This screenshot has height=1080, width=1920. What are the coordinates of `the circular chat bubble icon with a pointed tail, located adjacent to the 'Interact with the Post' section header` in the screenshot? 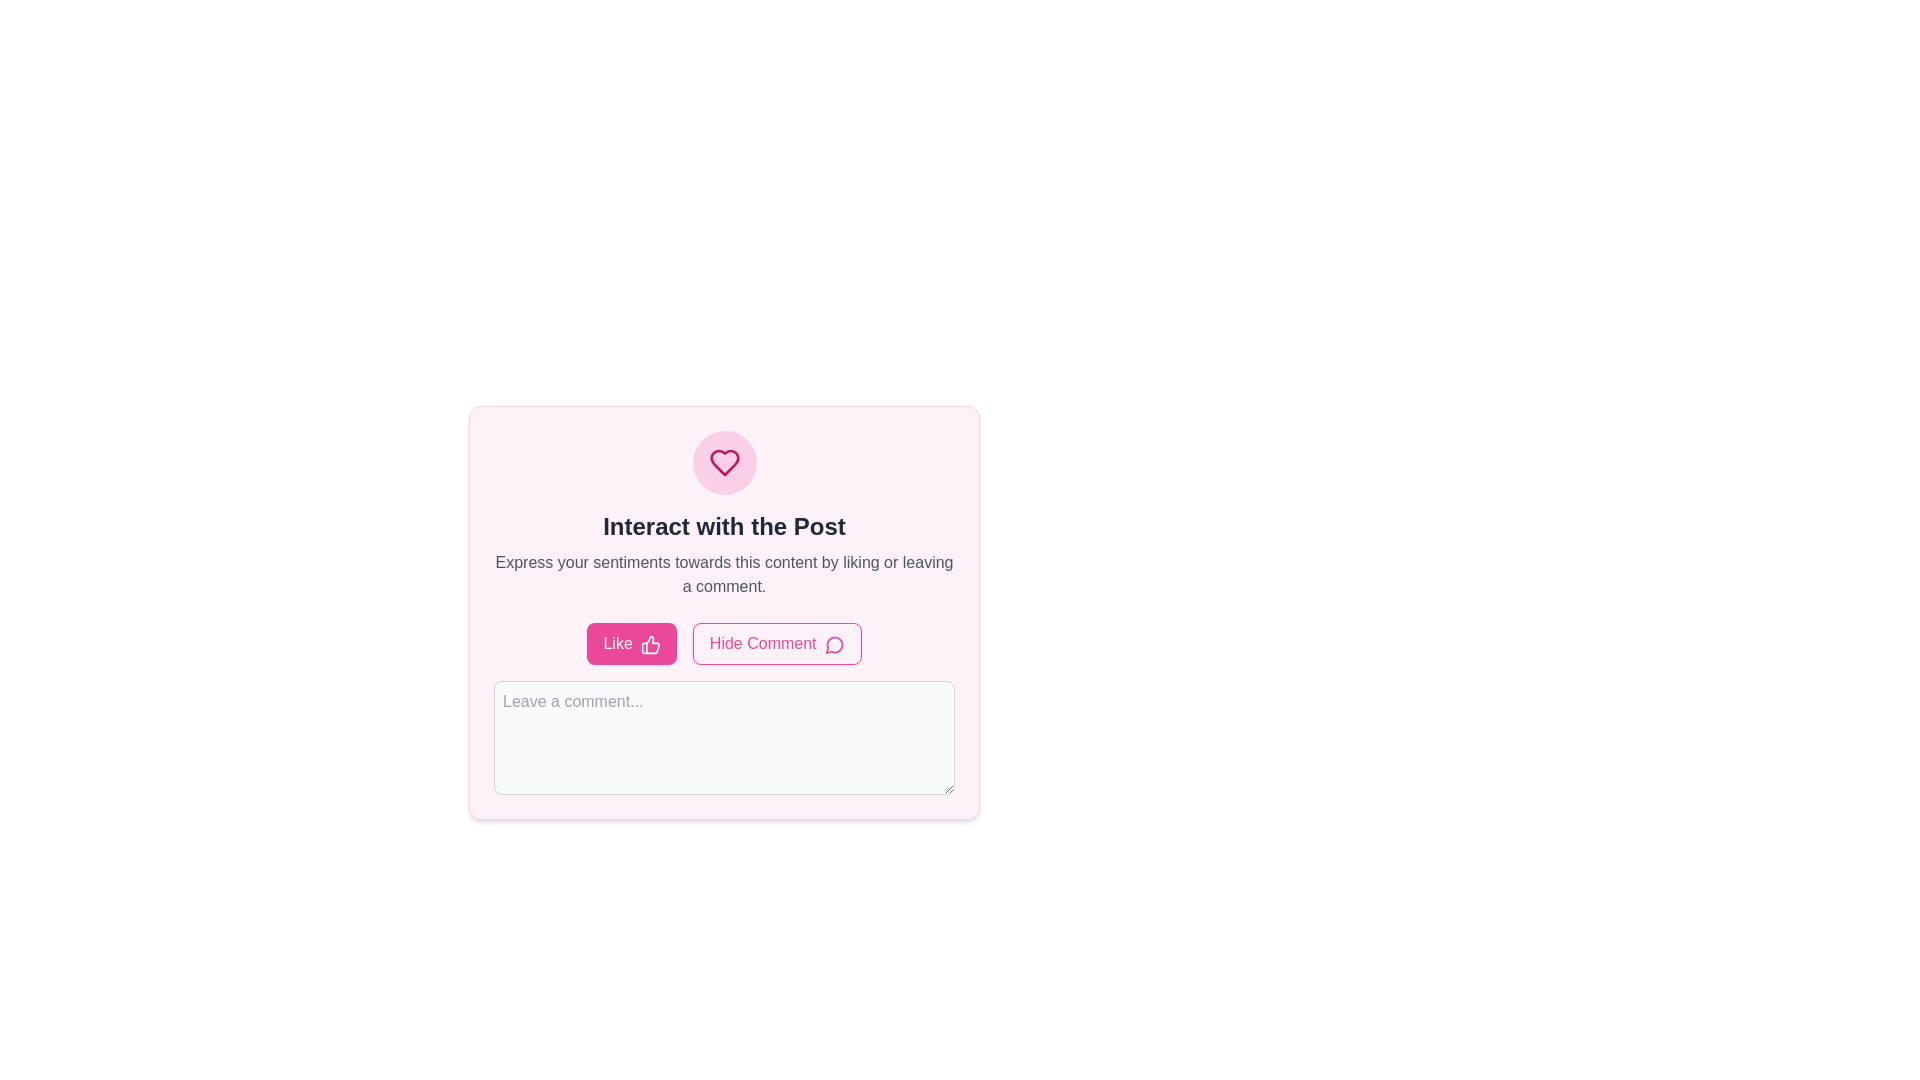 It's located at (834, 645).